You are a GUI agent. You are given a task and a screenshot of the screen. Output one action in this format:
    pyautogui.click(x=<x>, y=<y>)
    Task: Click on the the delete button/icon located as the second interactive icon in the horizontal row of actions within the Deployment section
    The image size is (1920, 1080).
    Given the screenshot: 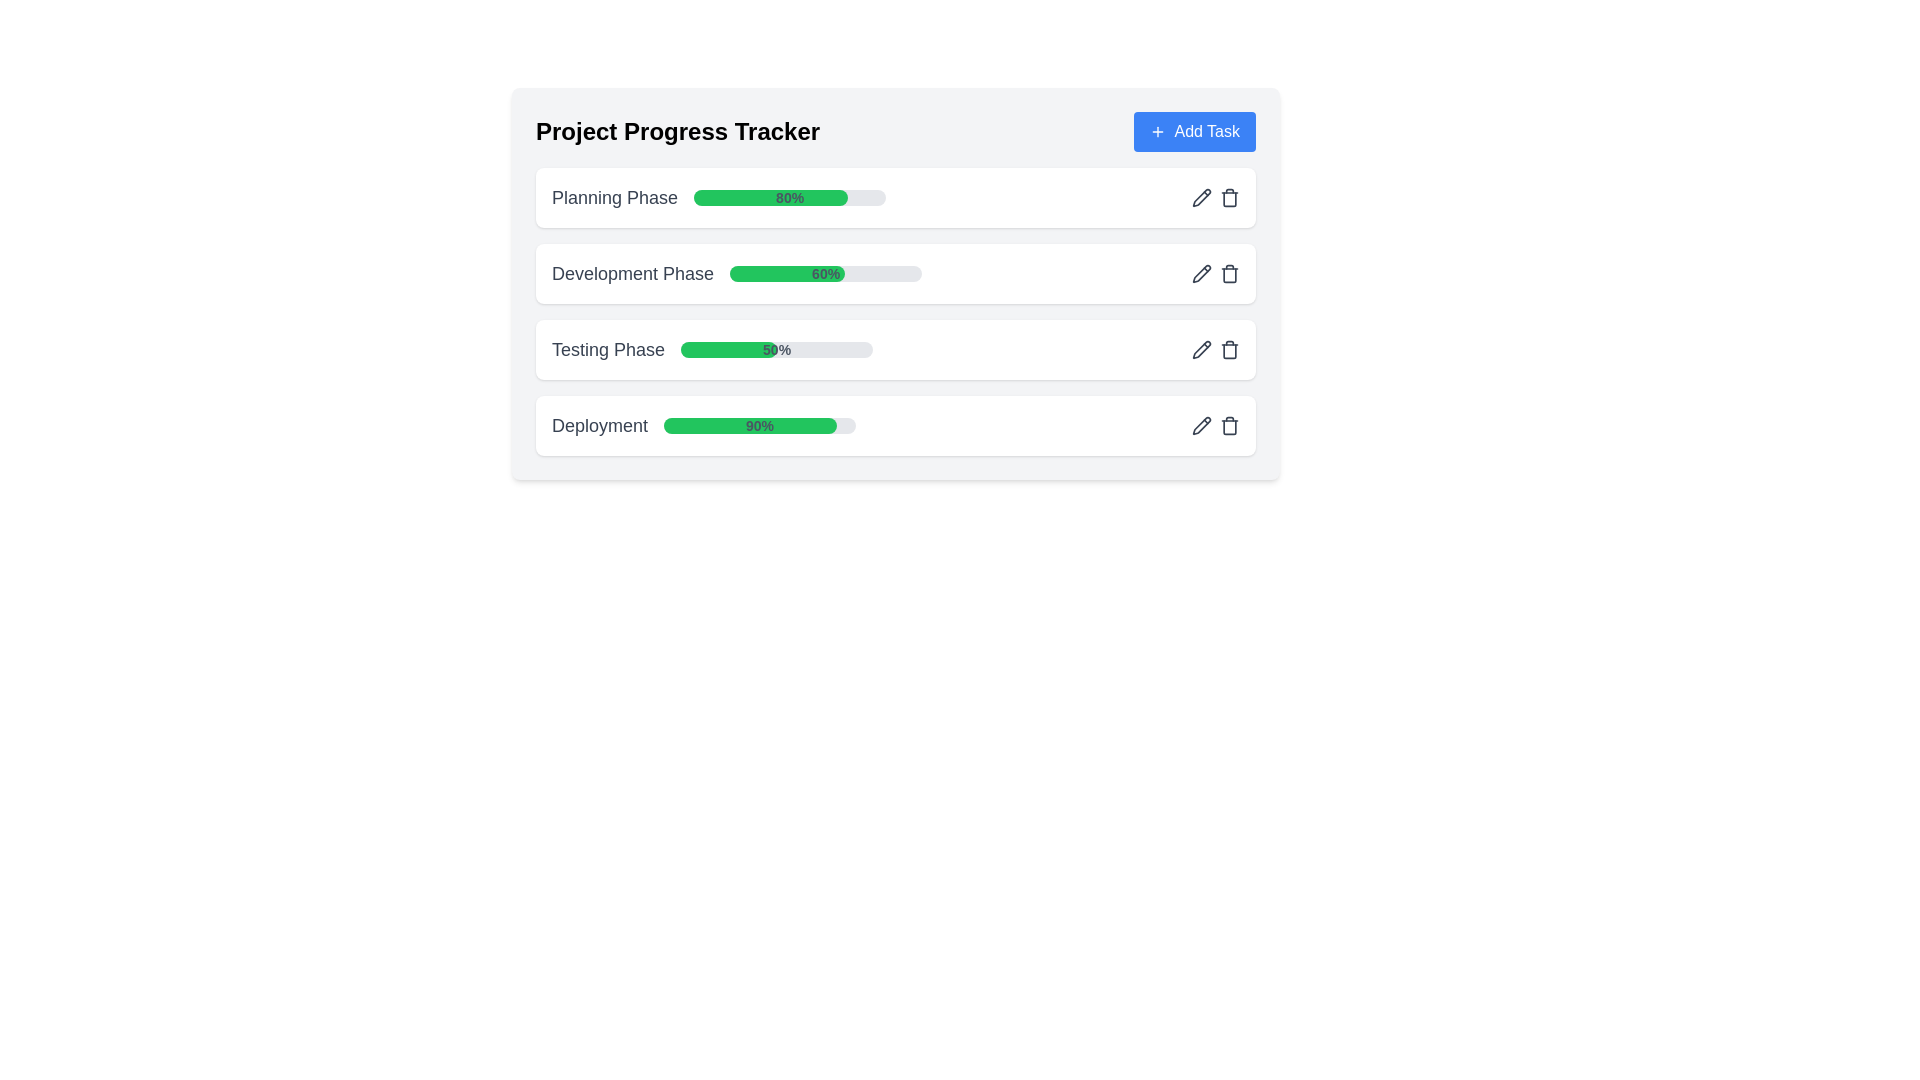 What is the action you would take?
    pyautogui.click(x=1228, y=424)
    